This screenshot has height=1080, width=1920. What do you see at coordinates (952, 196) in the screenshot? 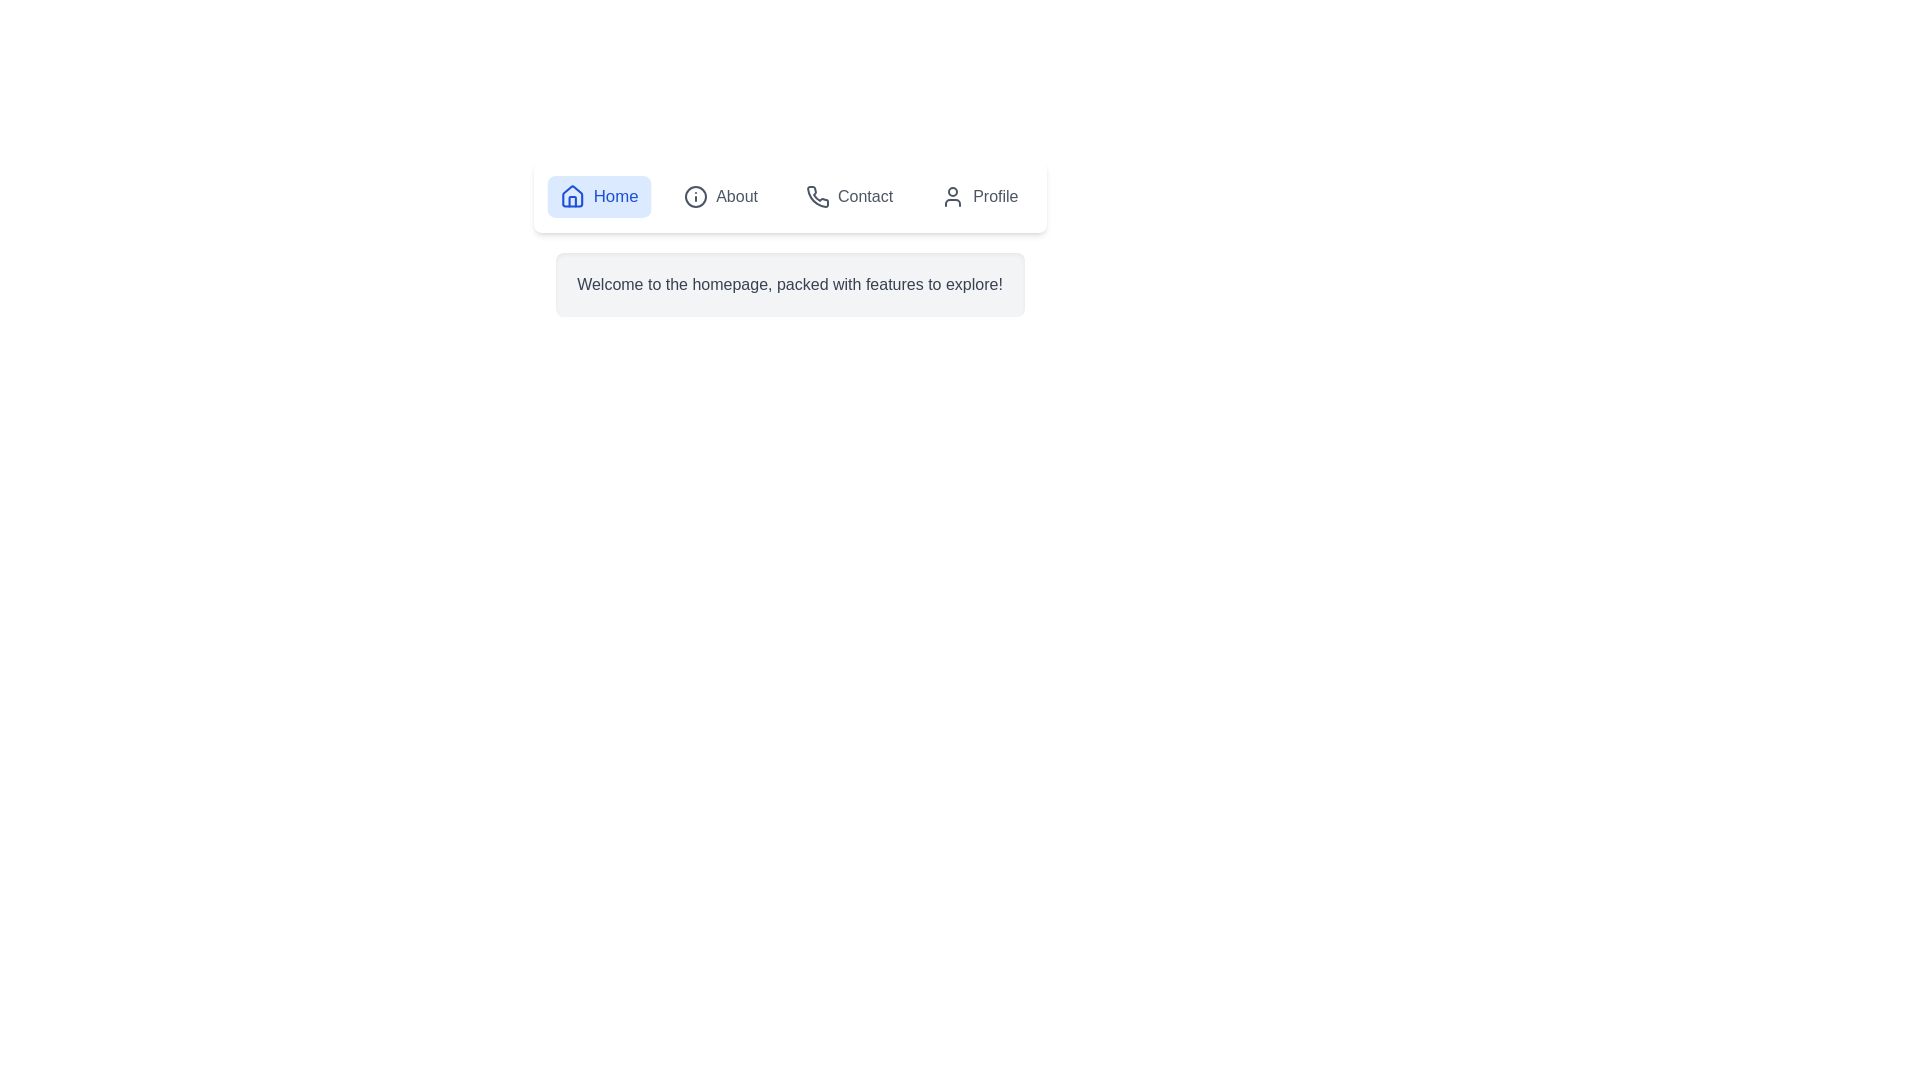
I see `the icon of the Profile tab` at bounding box center [952, 196].